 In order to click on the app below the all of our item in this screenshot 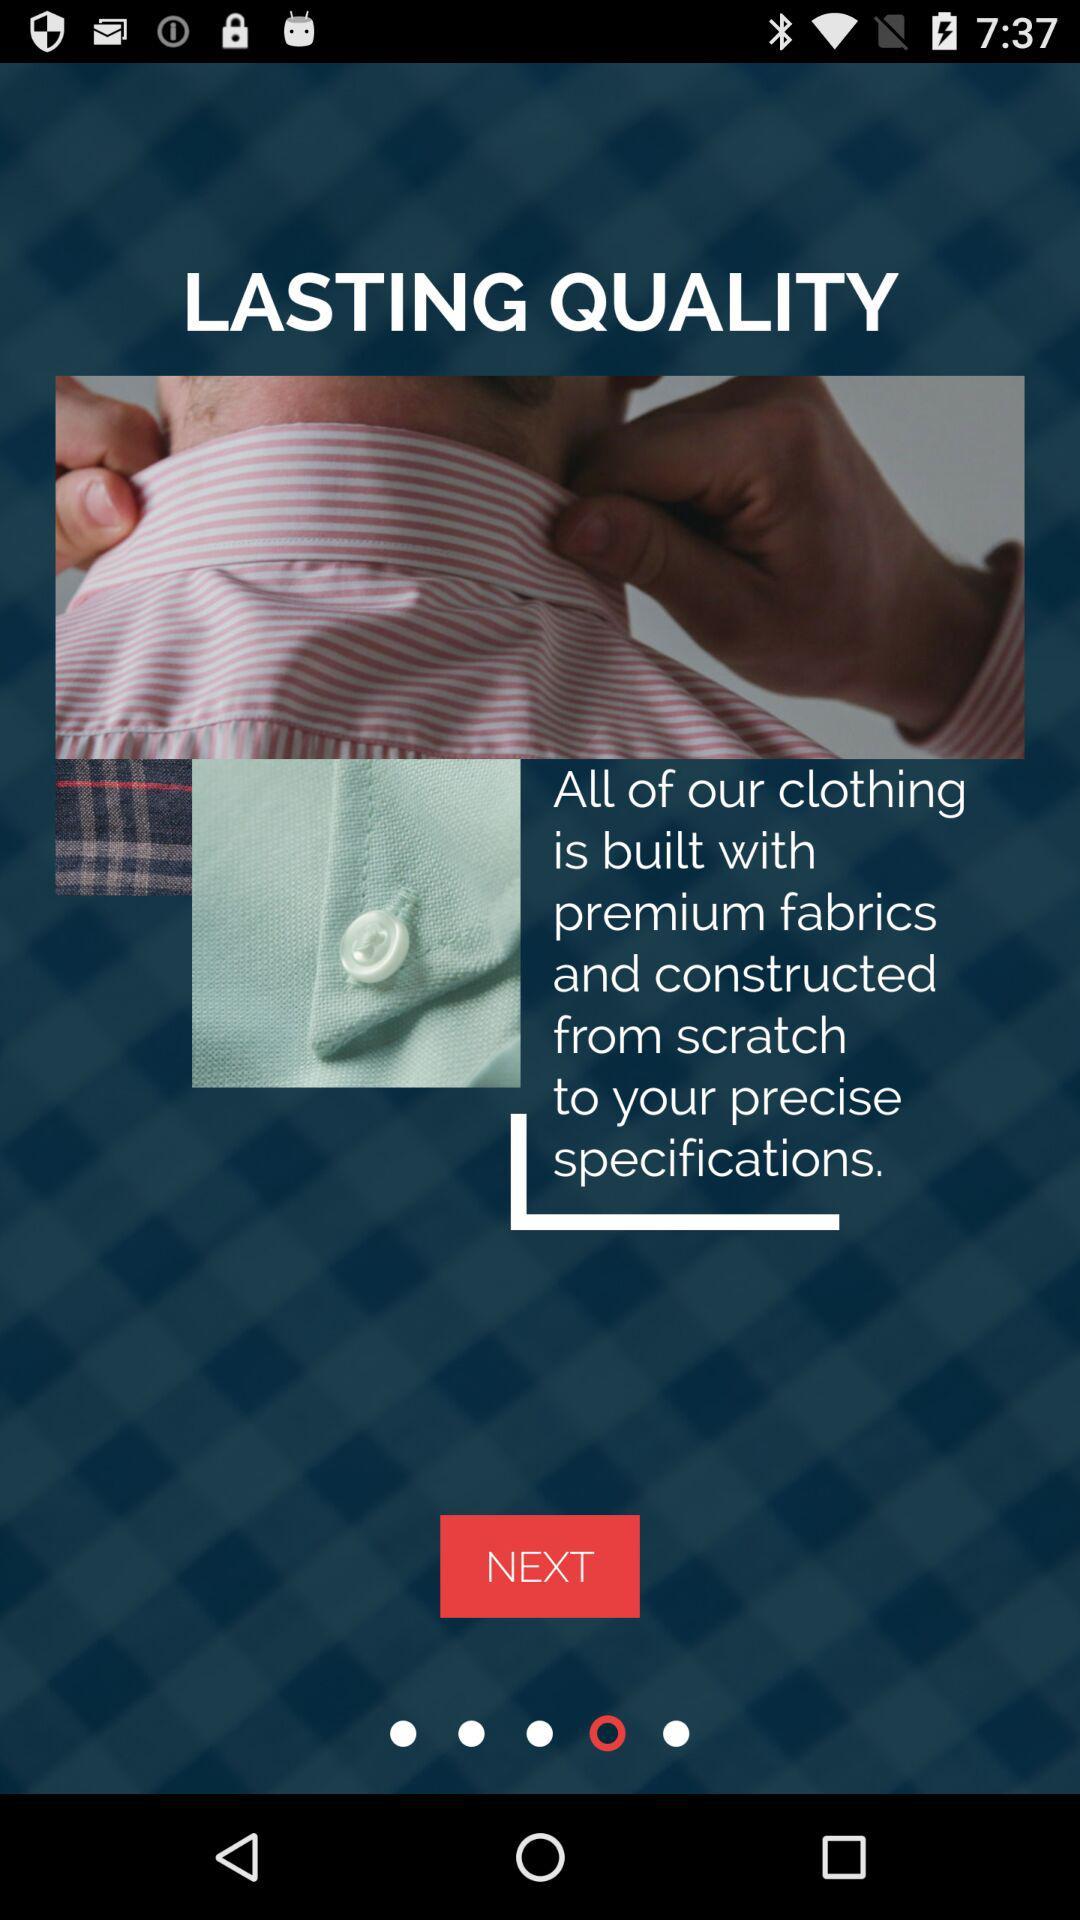, I will do `click(540, 1565)`.